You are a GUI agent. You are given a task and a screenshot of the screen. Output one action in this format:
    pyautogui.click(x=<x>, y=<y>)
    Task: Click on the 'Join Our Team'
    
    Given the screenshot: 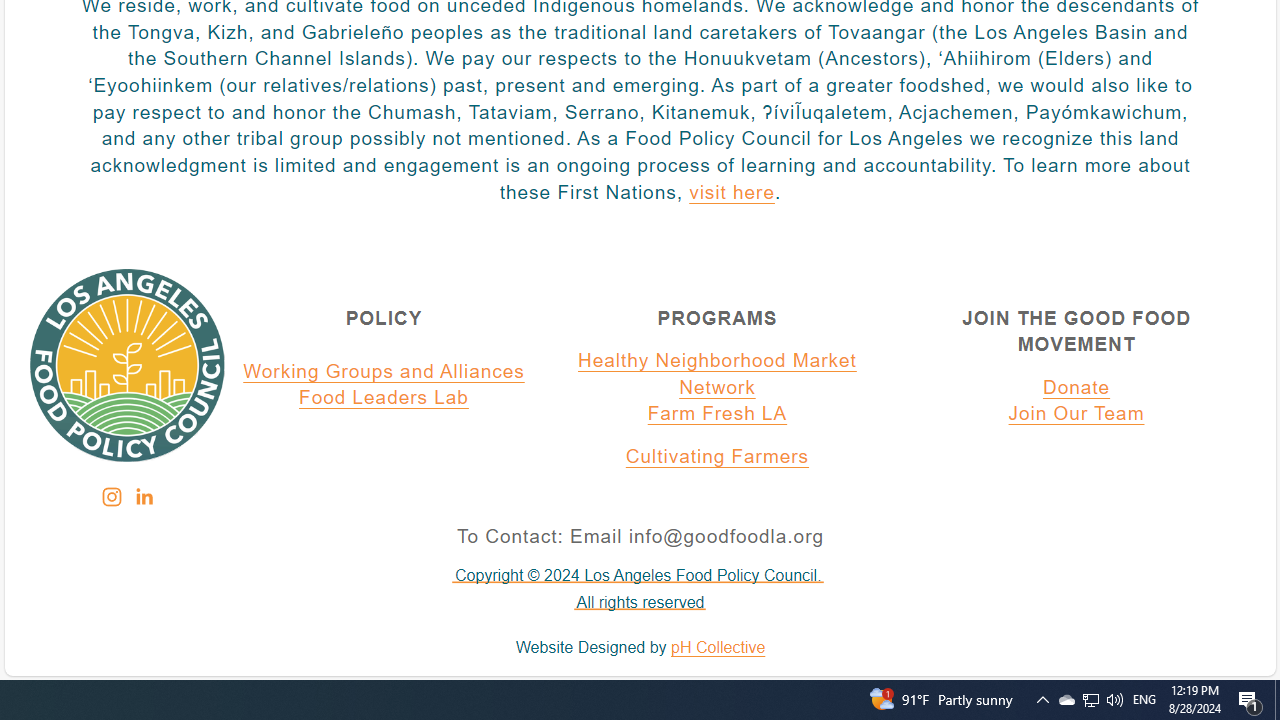 What is the action you would take?
    pyautogui.click(x=1076, y=414)
    